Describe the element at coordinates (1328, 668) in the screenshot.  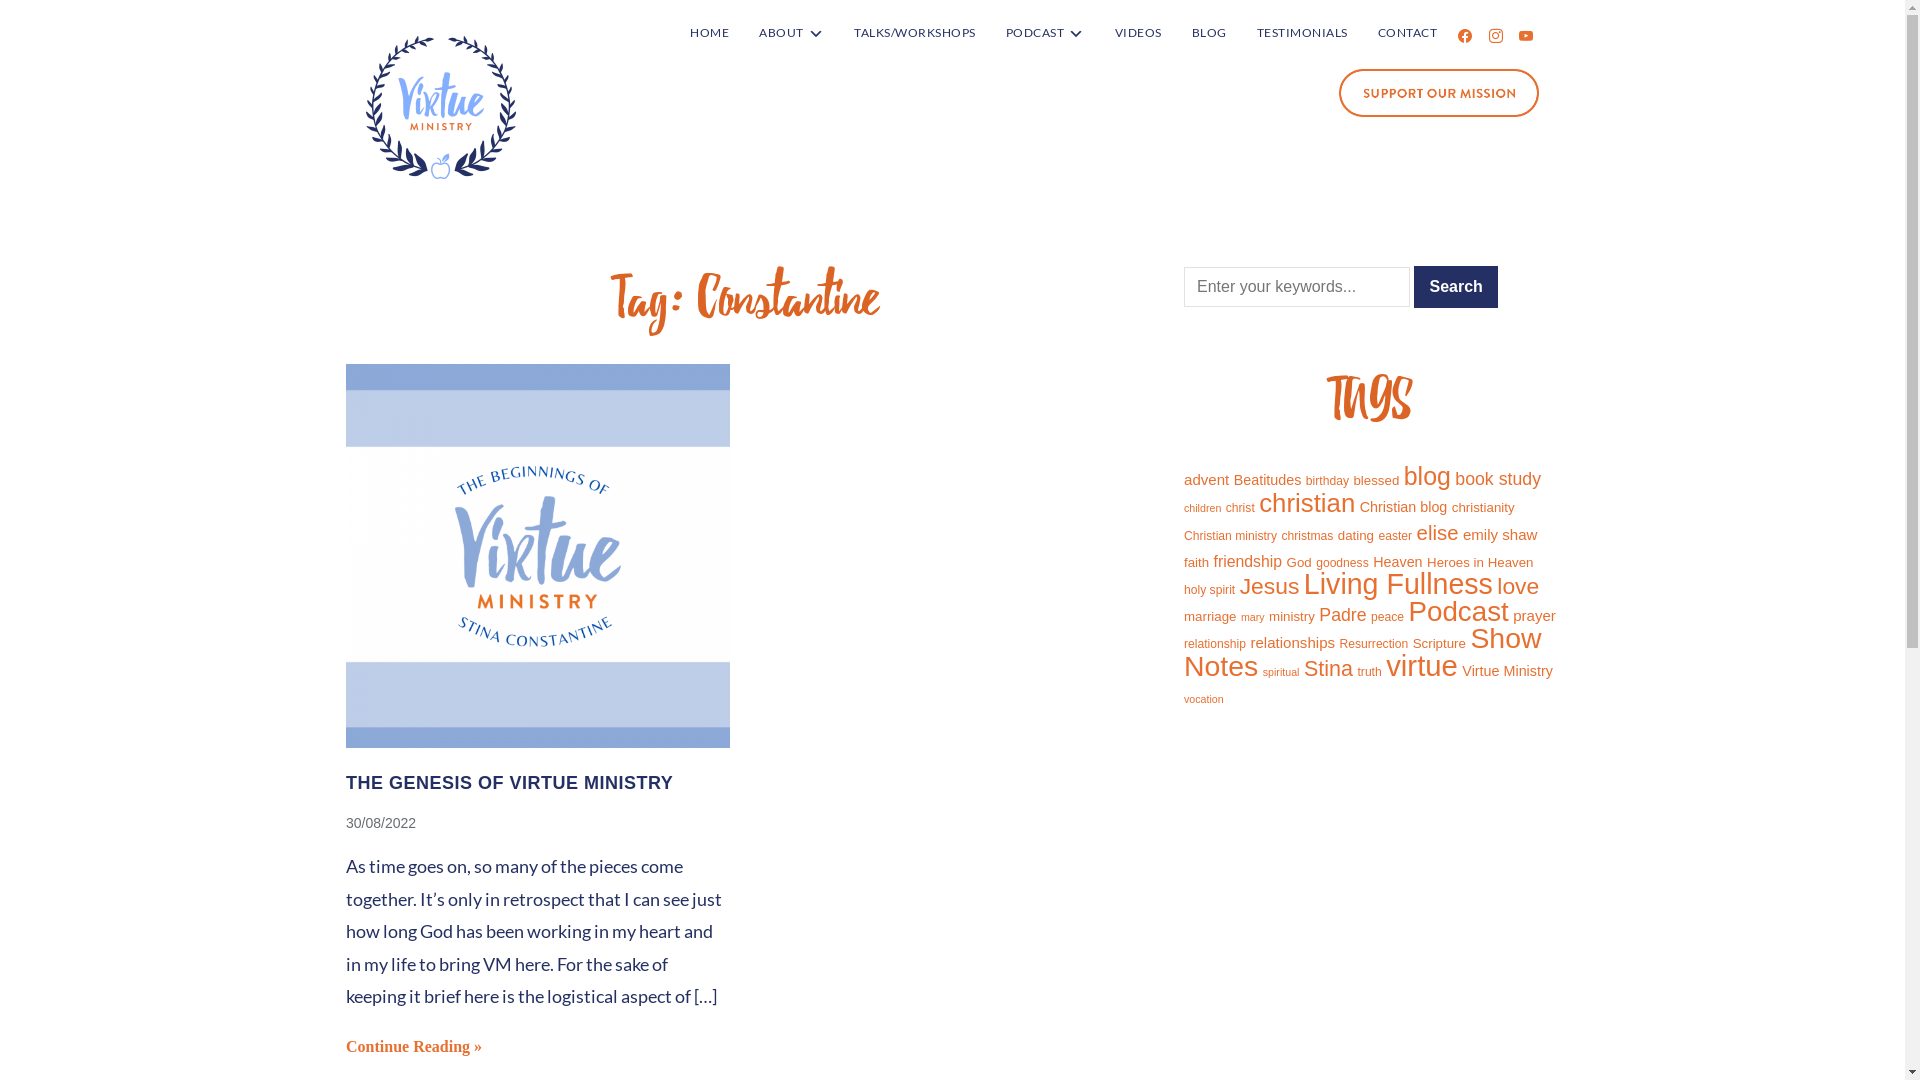
I see `'Stina'` at that location.